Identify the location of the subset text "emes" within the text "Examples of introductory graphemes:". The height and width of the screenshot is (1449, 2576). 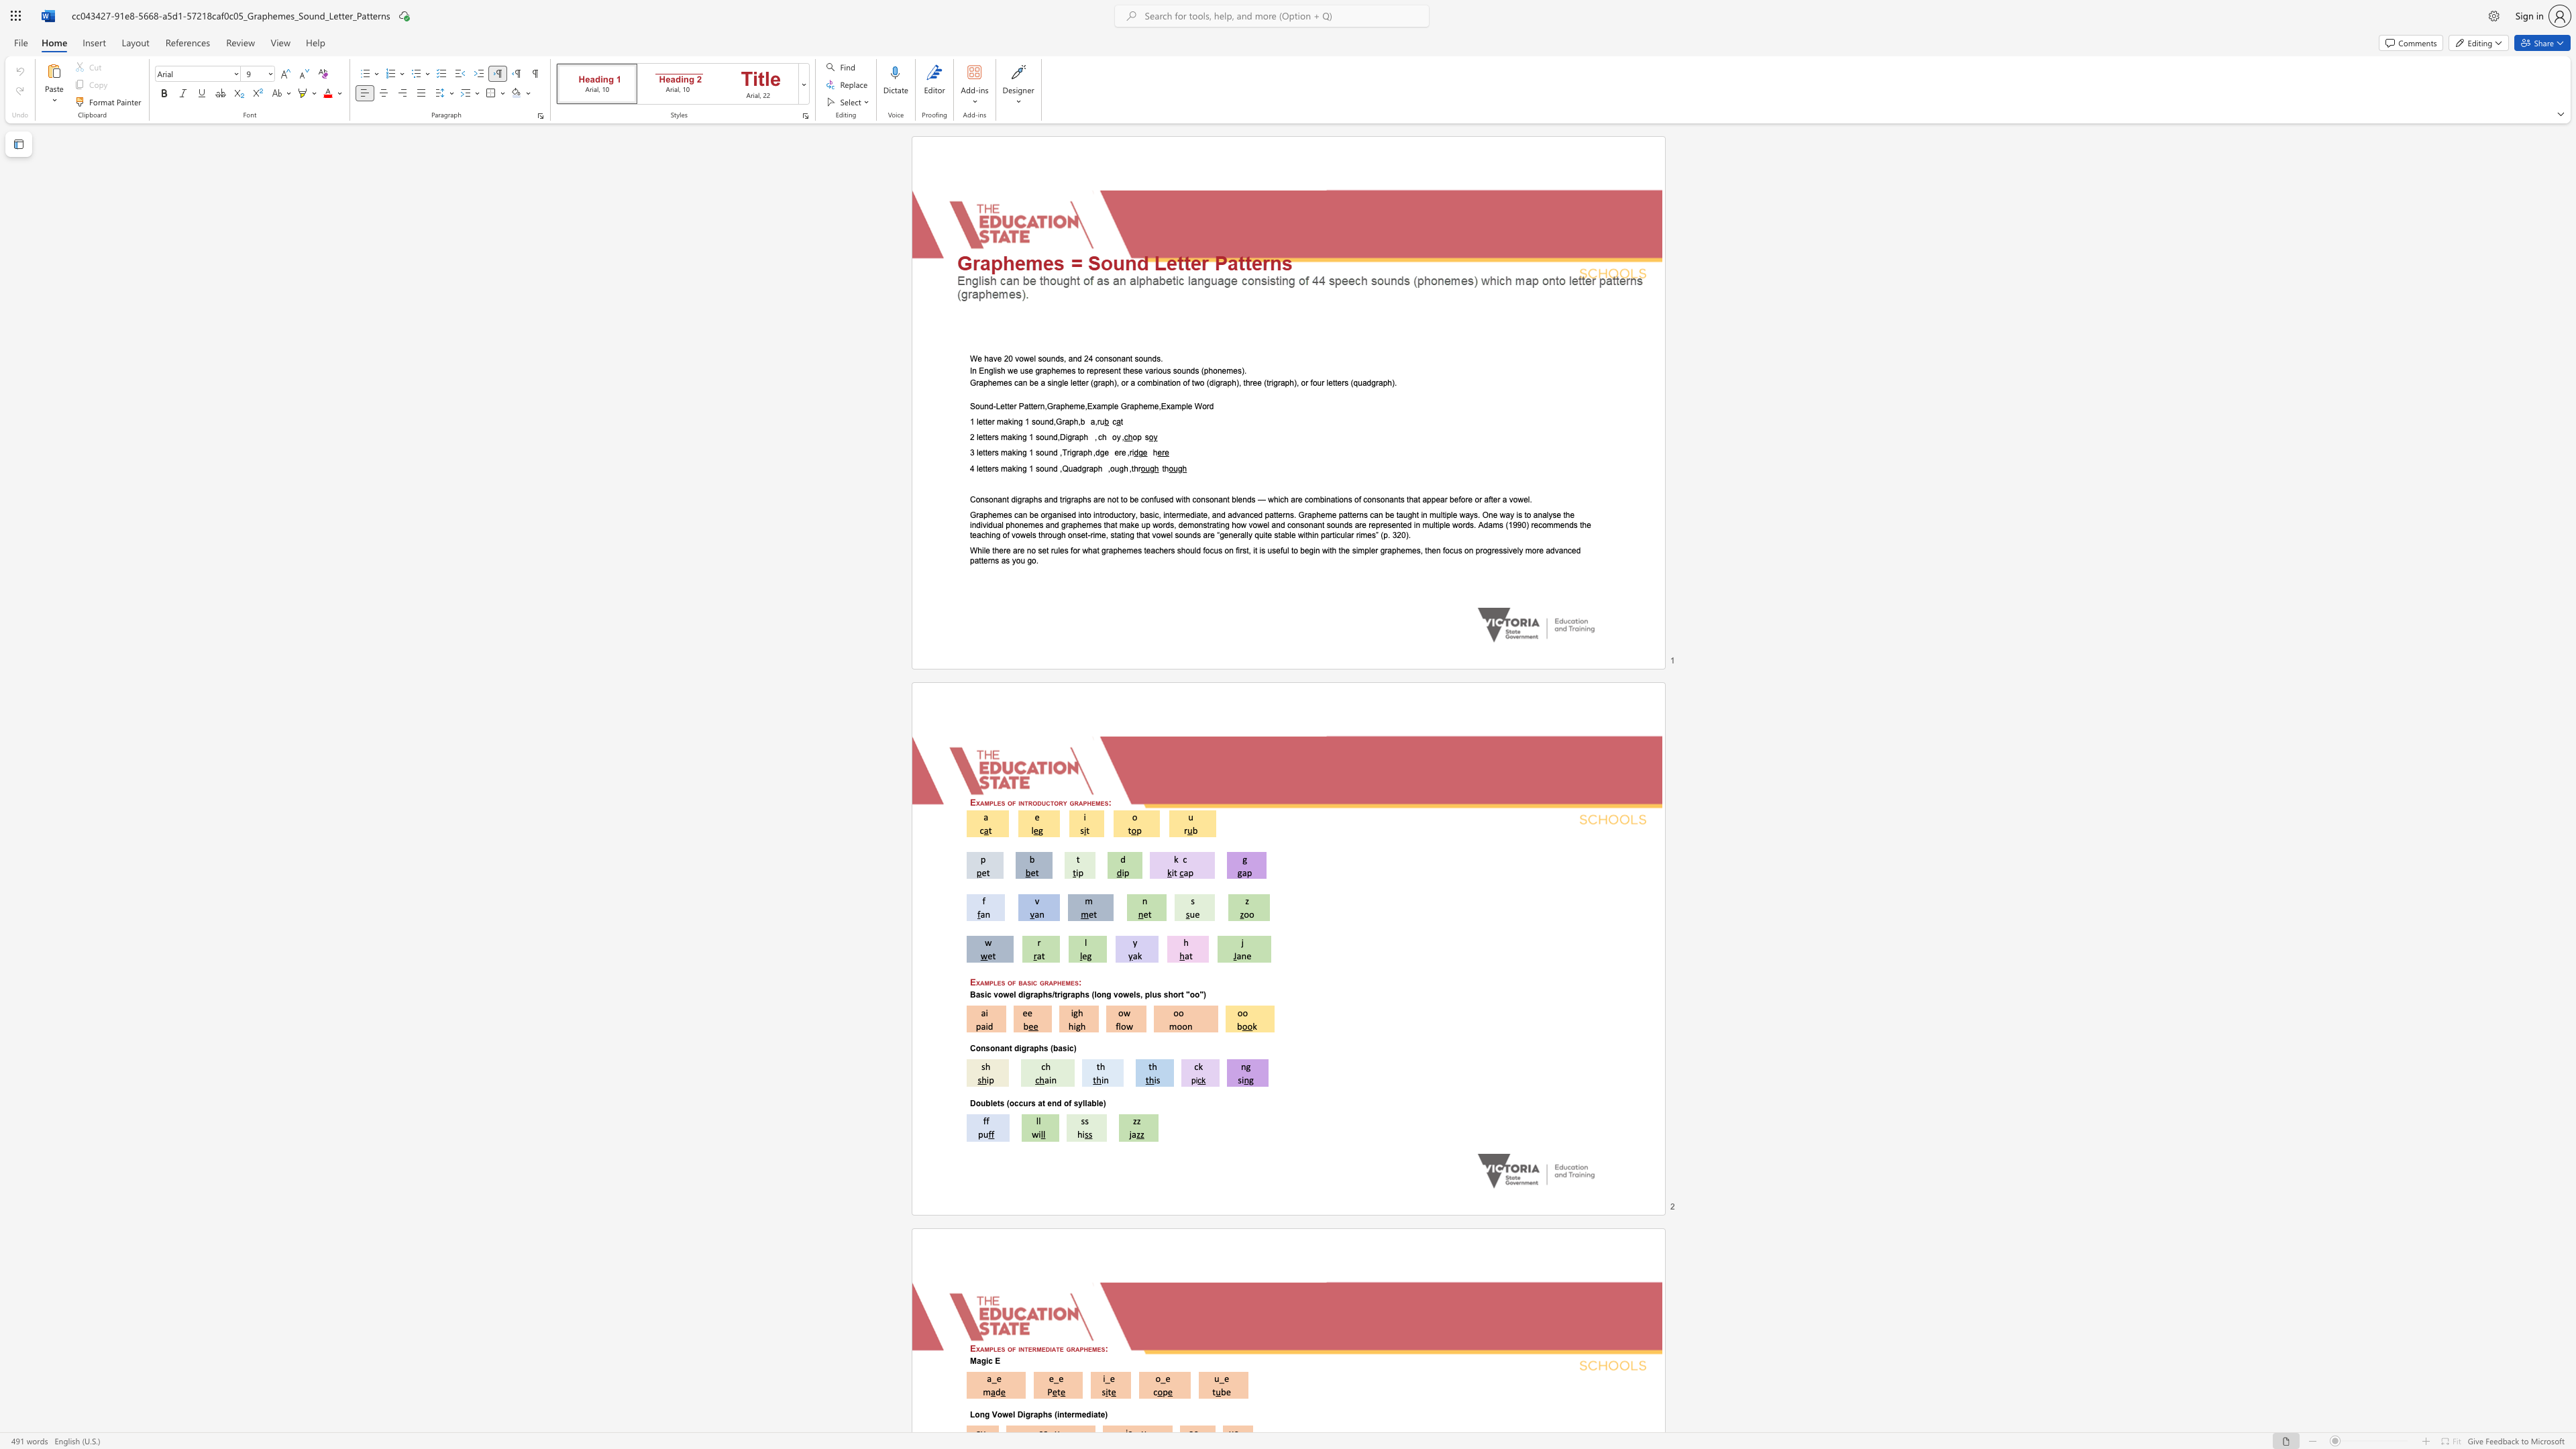
(1091, 802).